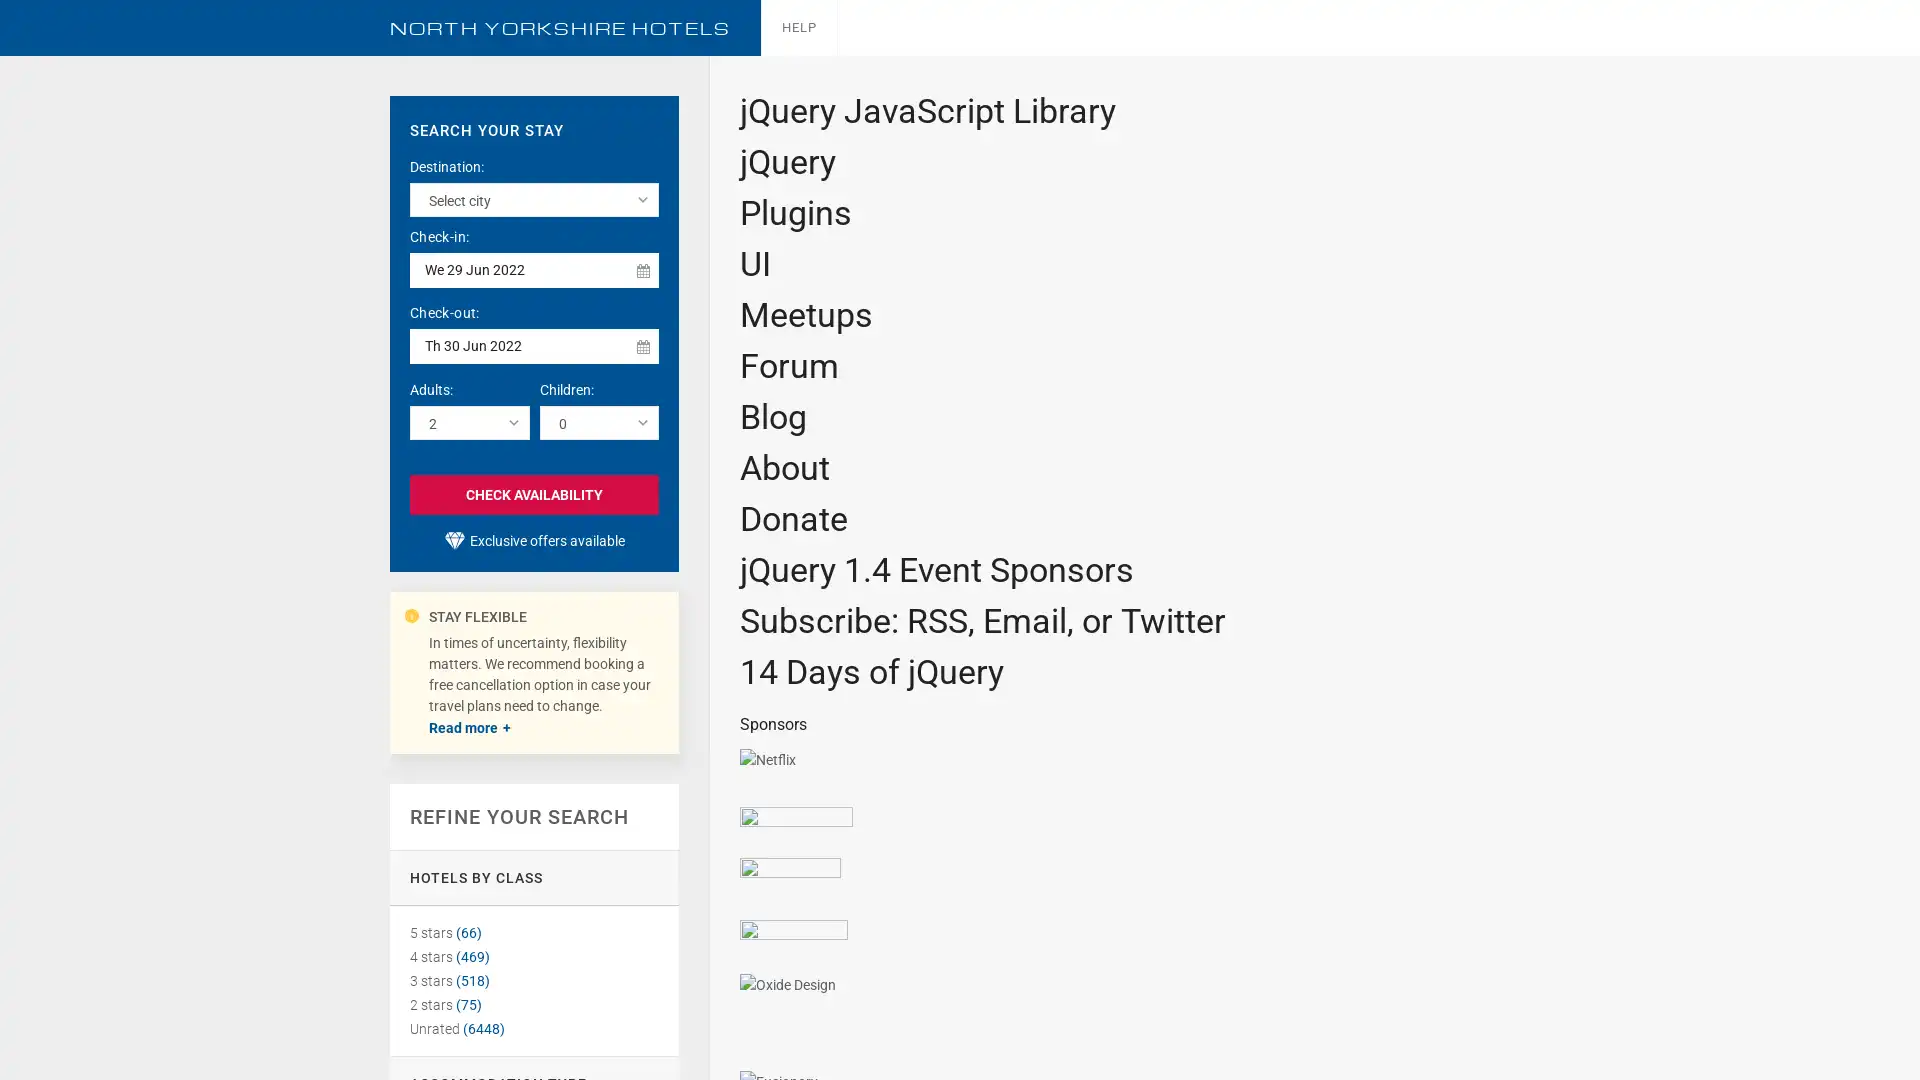 The height and width of the screenshot is (1080, 1920). Describe the element at coordinates (534, 493) in the screenshot. I see `CHECK AVAILABILITY` at that location.